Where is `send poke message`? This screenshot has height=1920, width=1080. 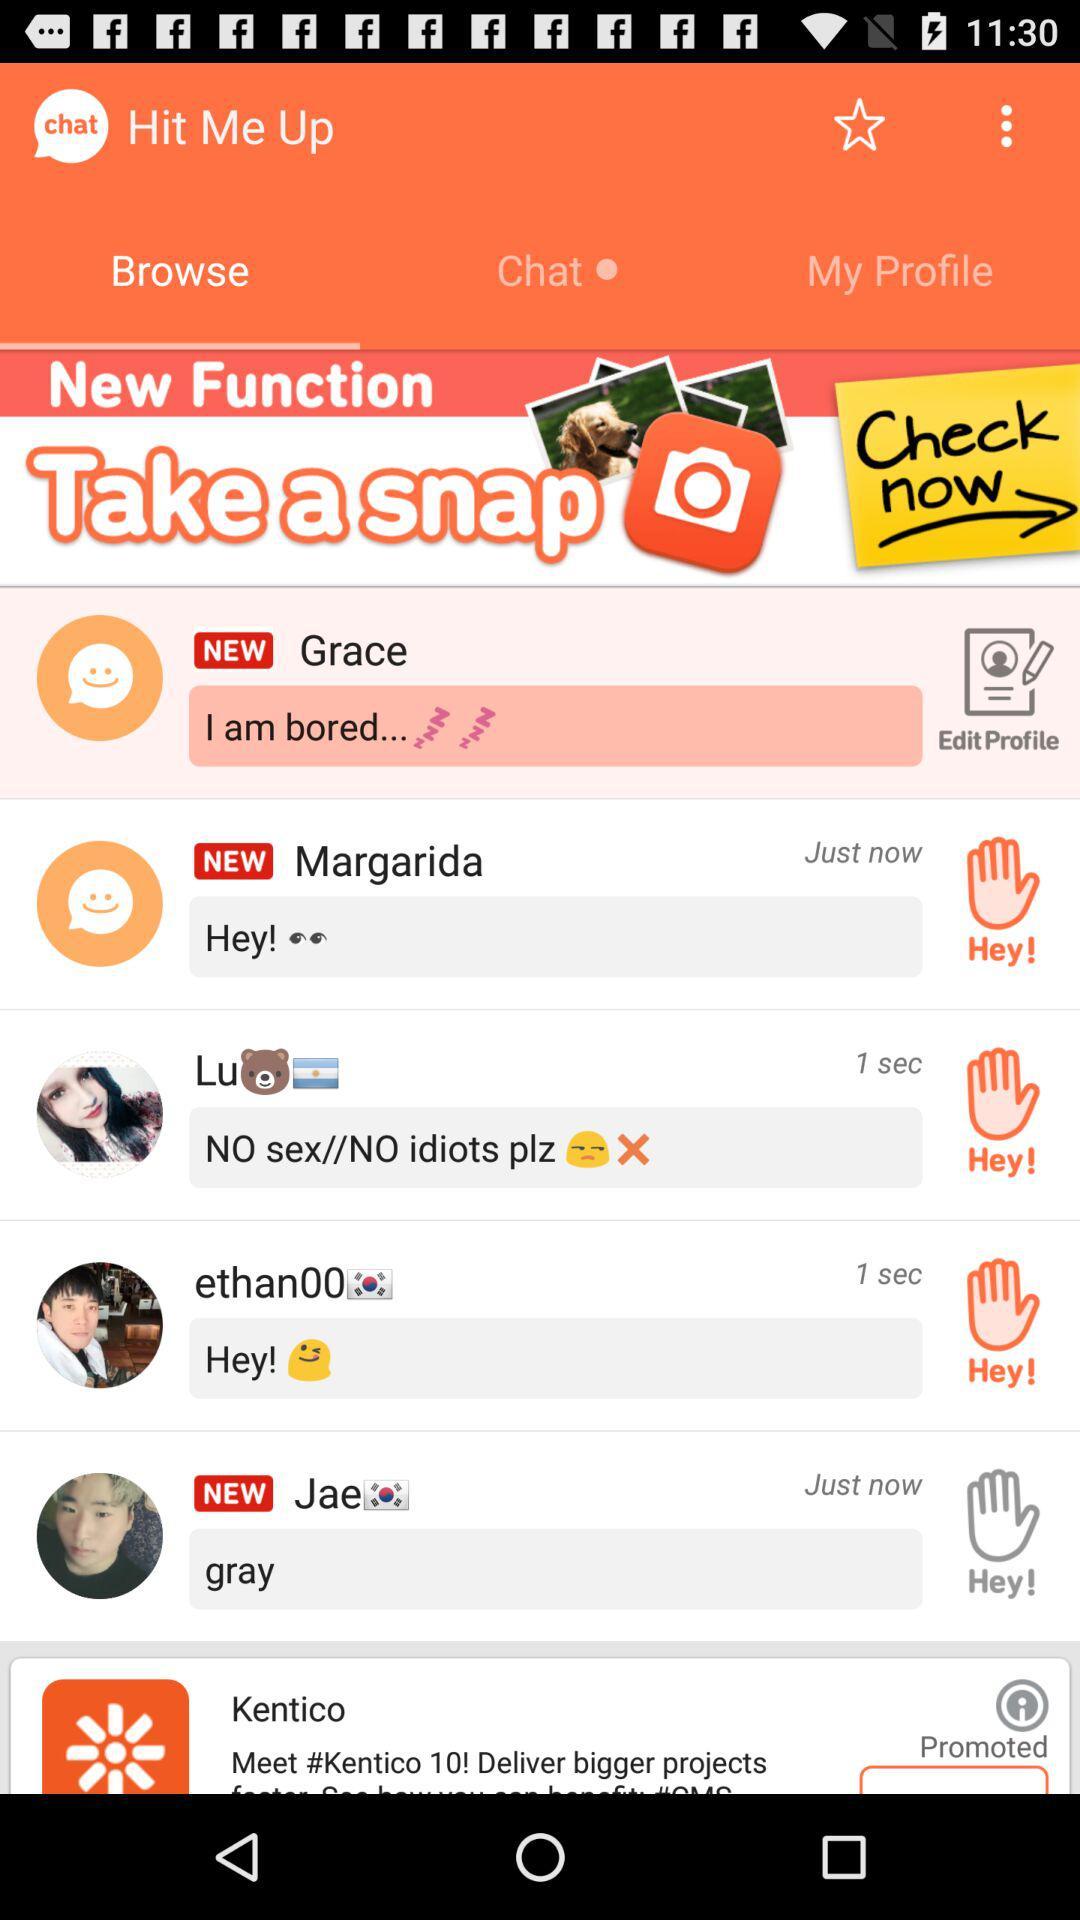 send poke message is located at coordinates (995, 1325).